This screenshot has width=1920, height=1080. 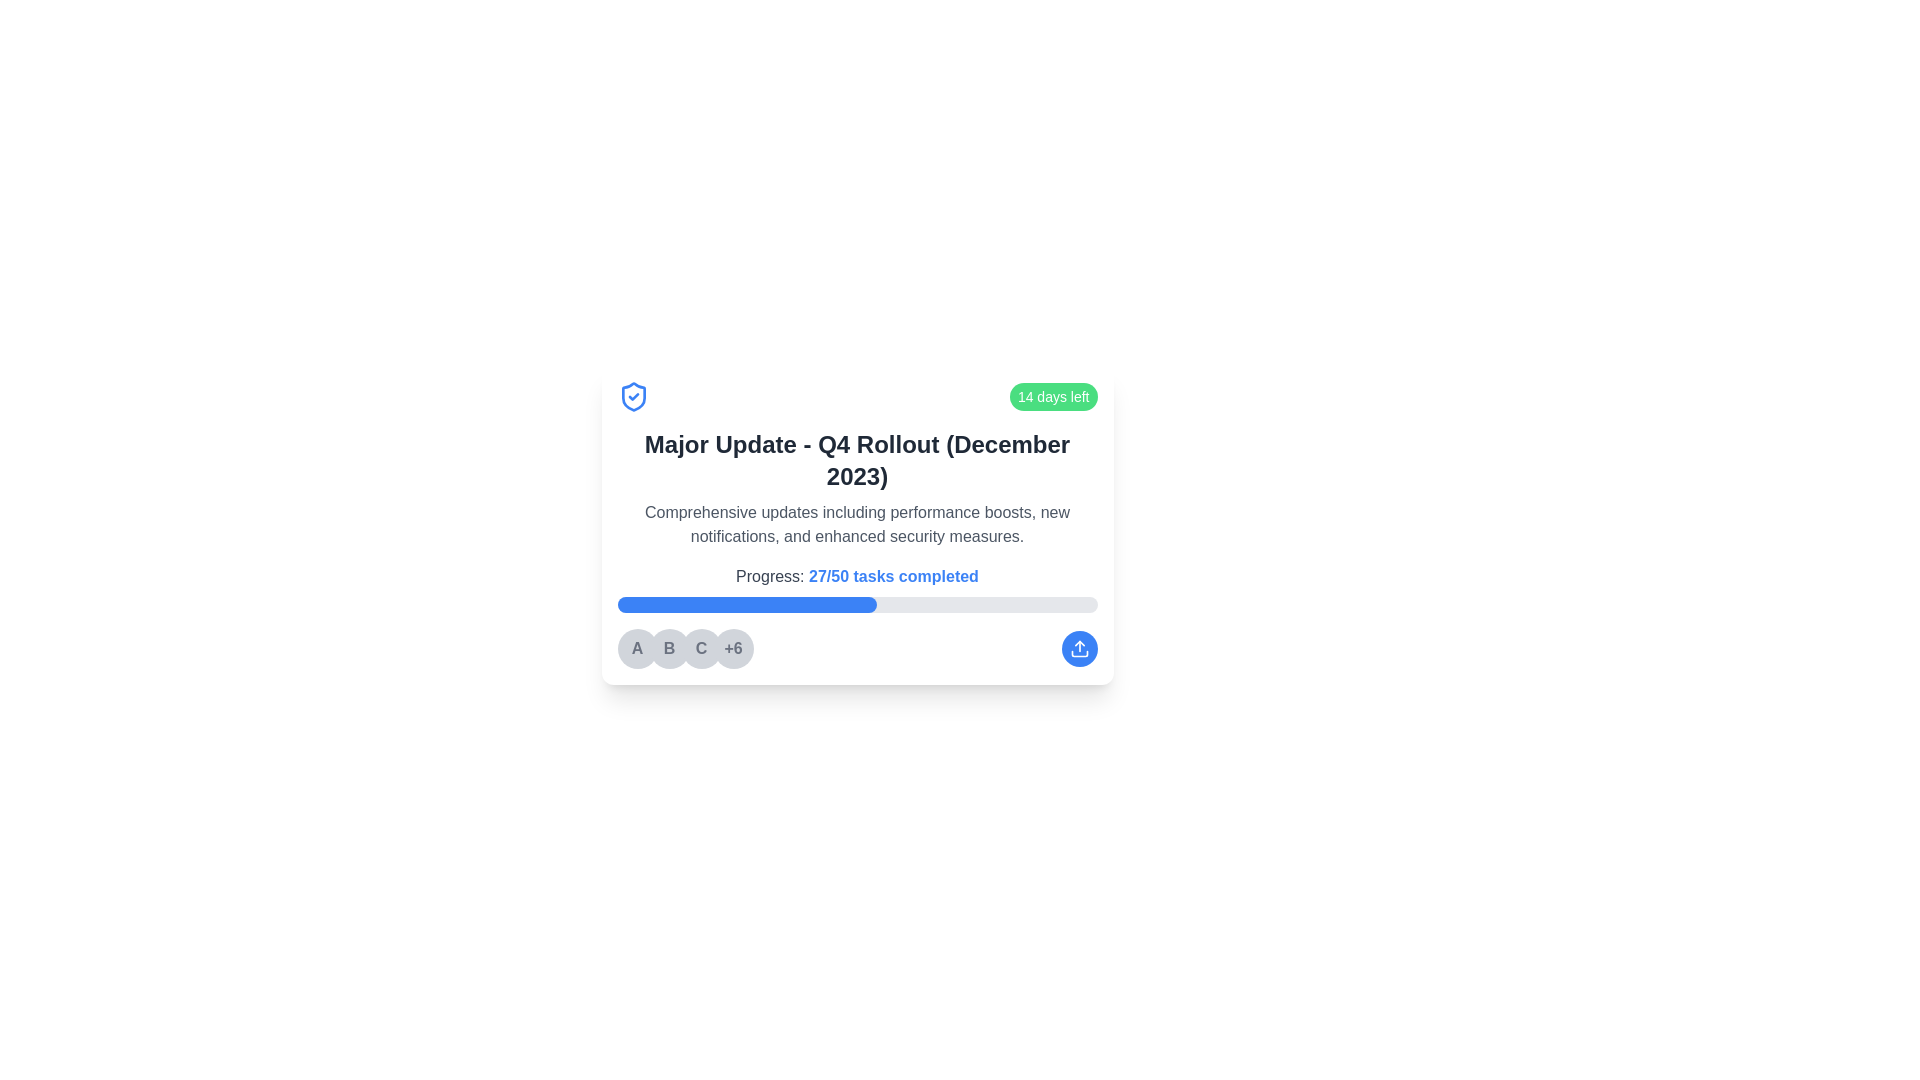 I want to click on the circular button with a light gray background and the text '+6', located at the bottom-right of the card, next to buttons labeled 'A', 'B', and 'C', so click(x=732, y=648).